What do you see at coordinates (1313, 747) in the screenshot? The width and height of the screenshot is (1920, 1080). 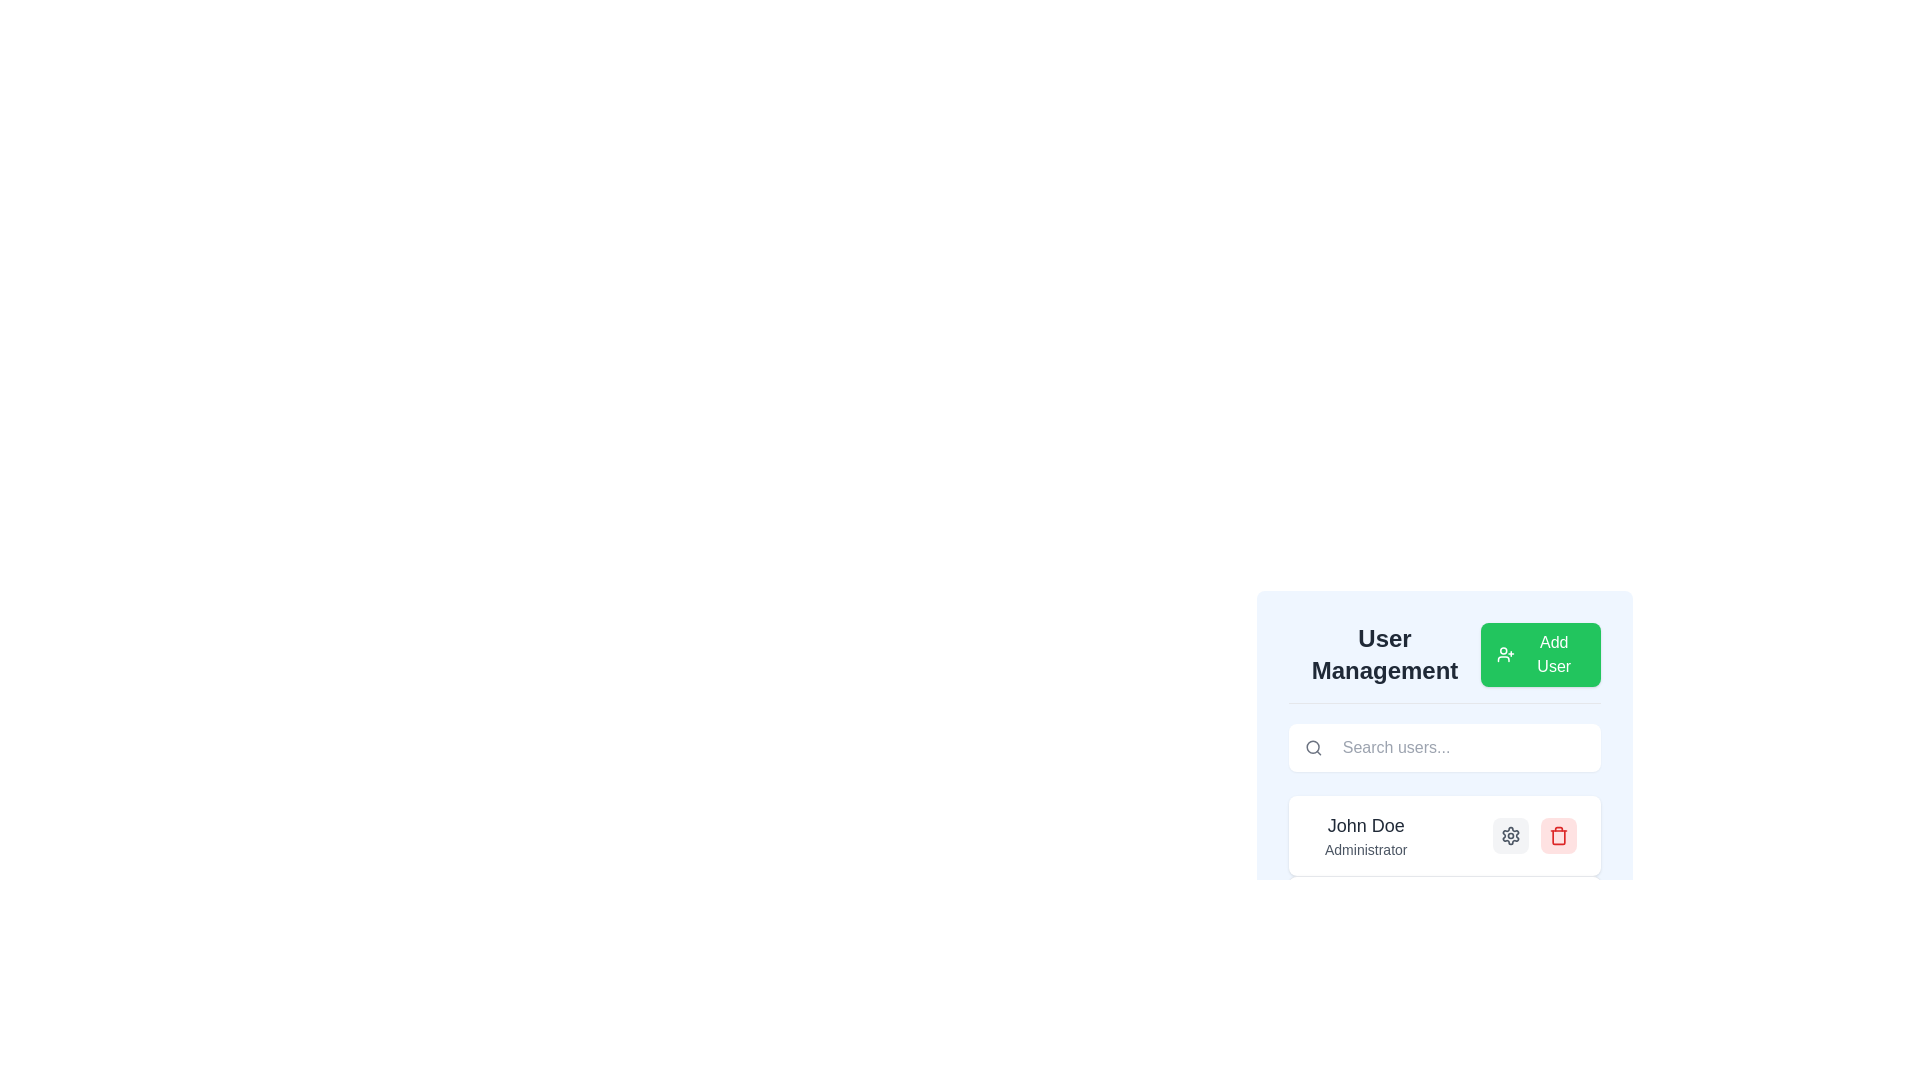 I see `the circular part of the search icon, which is designed with a thin outline and is positioned within a magnifying glass shape in the search bar area, located below the 'User Management' title` at bounding box center [1313, 747].